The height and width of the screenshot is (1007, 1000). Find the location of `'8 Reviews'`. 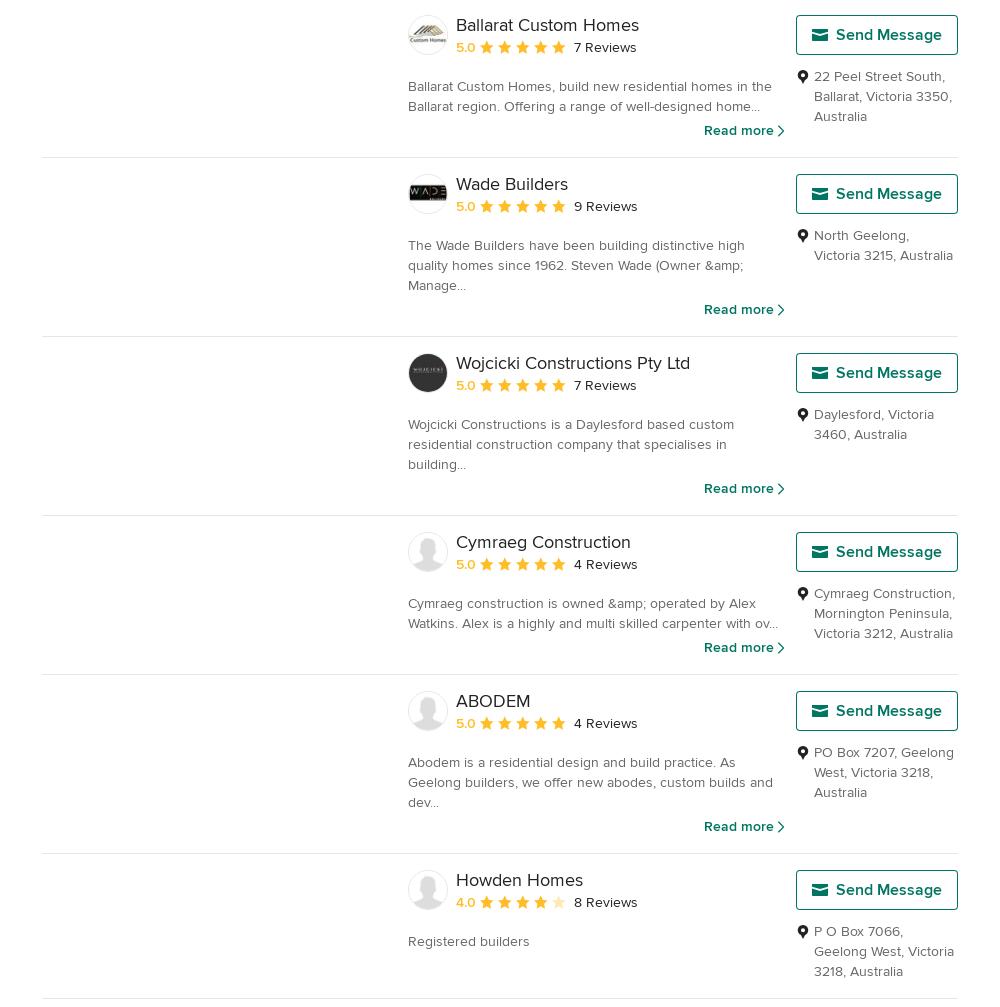

'8 Reviews' is located at coordinates (605, 900).